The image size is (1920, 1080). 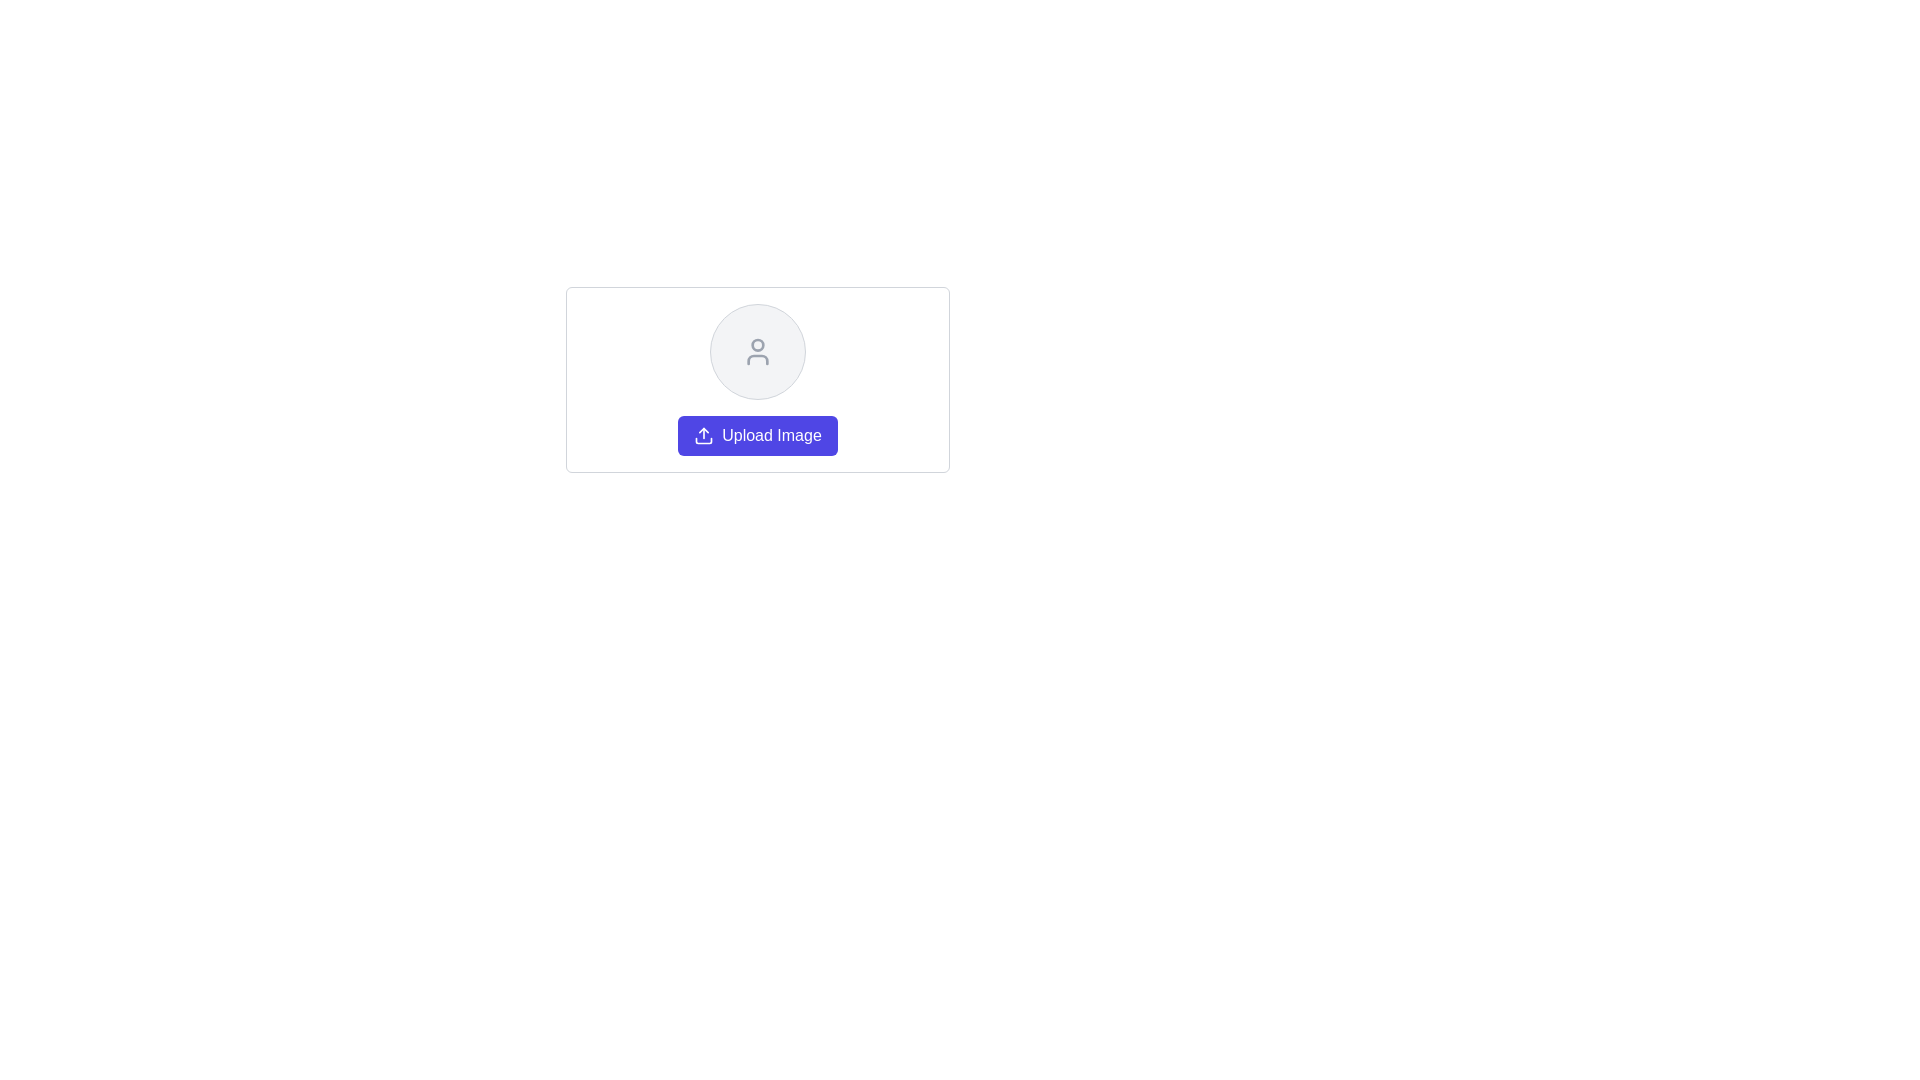 I want to click on the icon located to the left of the 'Upload Image' text within the clickable button, which is centrally positioned below a profile image placeholder, so click(x=704, y=434).